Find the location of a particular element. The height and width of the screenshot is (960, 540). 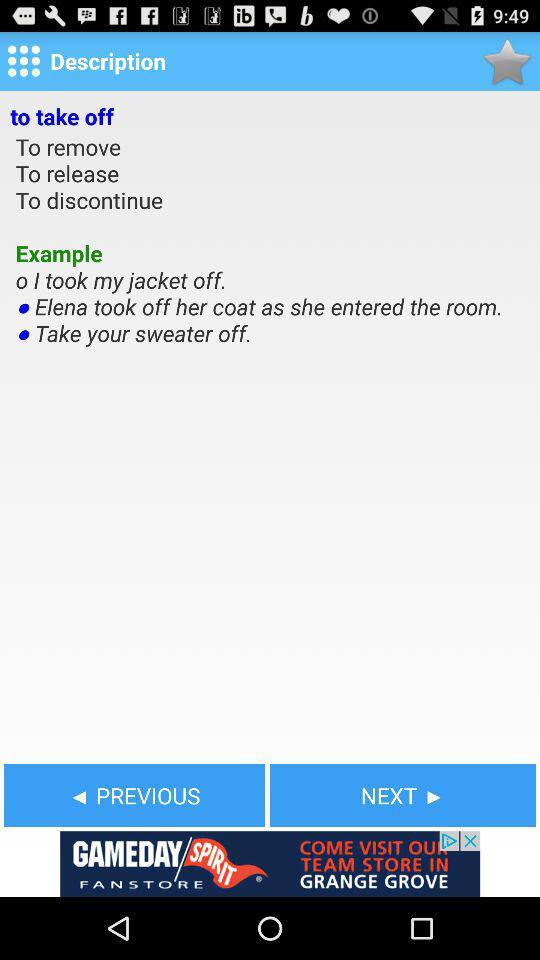

favorite is located at coordinates (507, 61).